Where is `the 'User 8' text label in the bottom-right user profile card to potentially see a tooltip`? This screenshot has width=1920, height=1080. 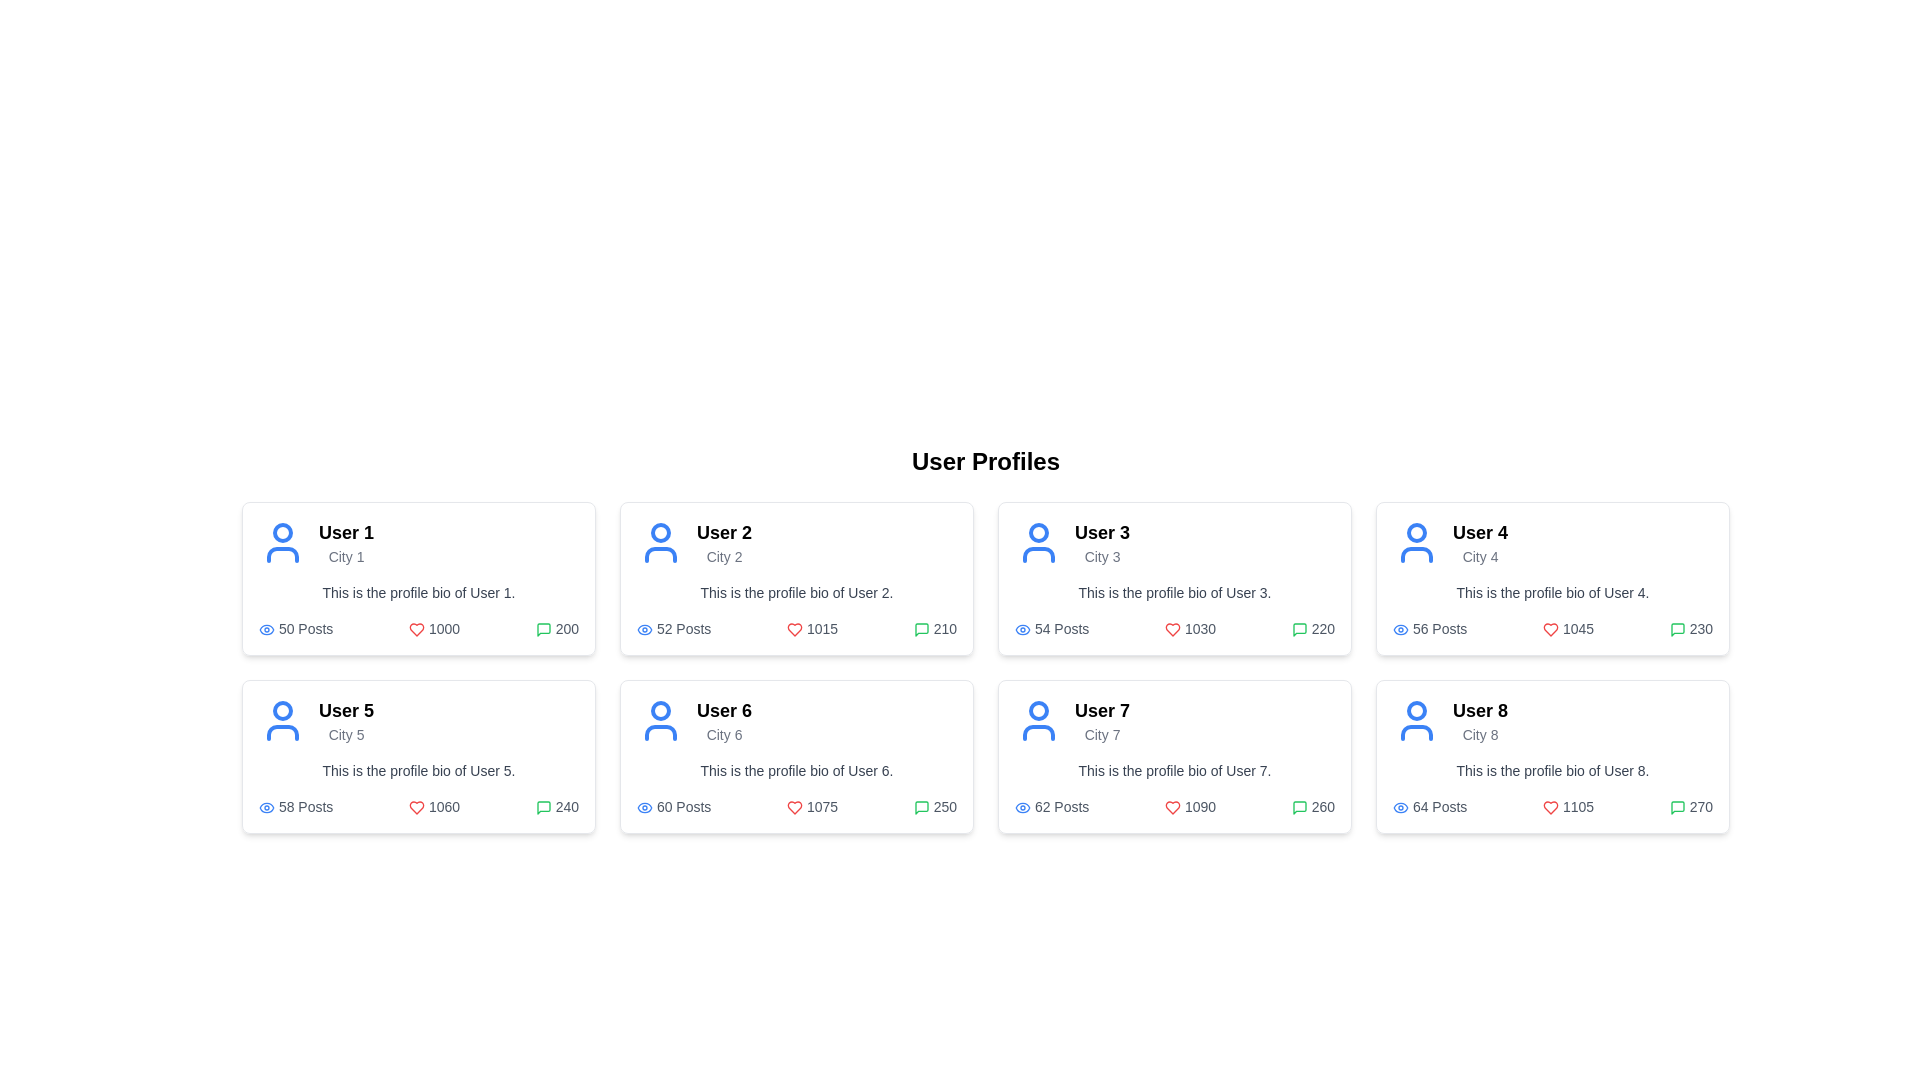
the 'User 8' text label in the bottom-right user profile card to potentially see a tooltip is located at coordinates (1480, 709).